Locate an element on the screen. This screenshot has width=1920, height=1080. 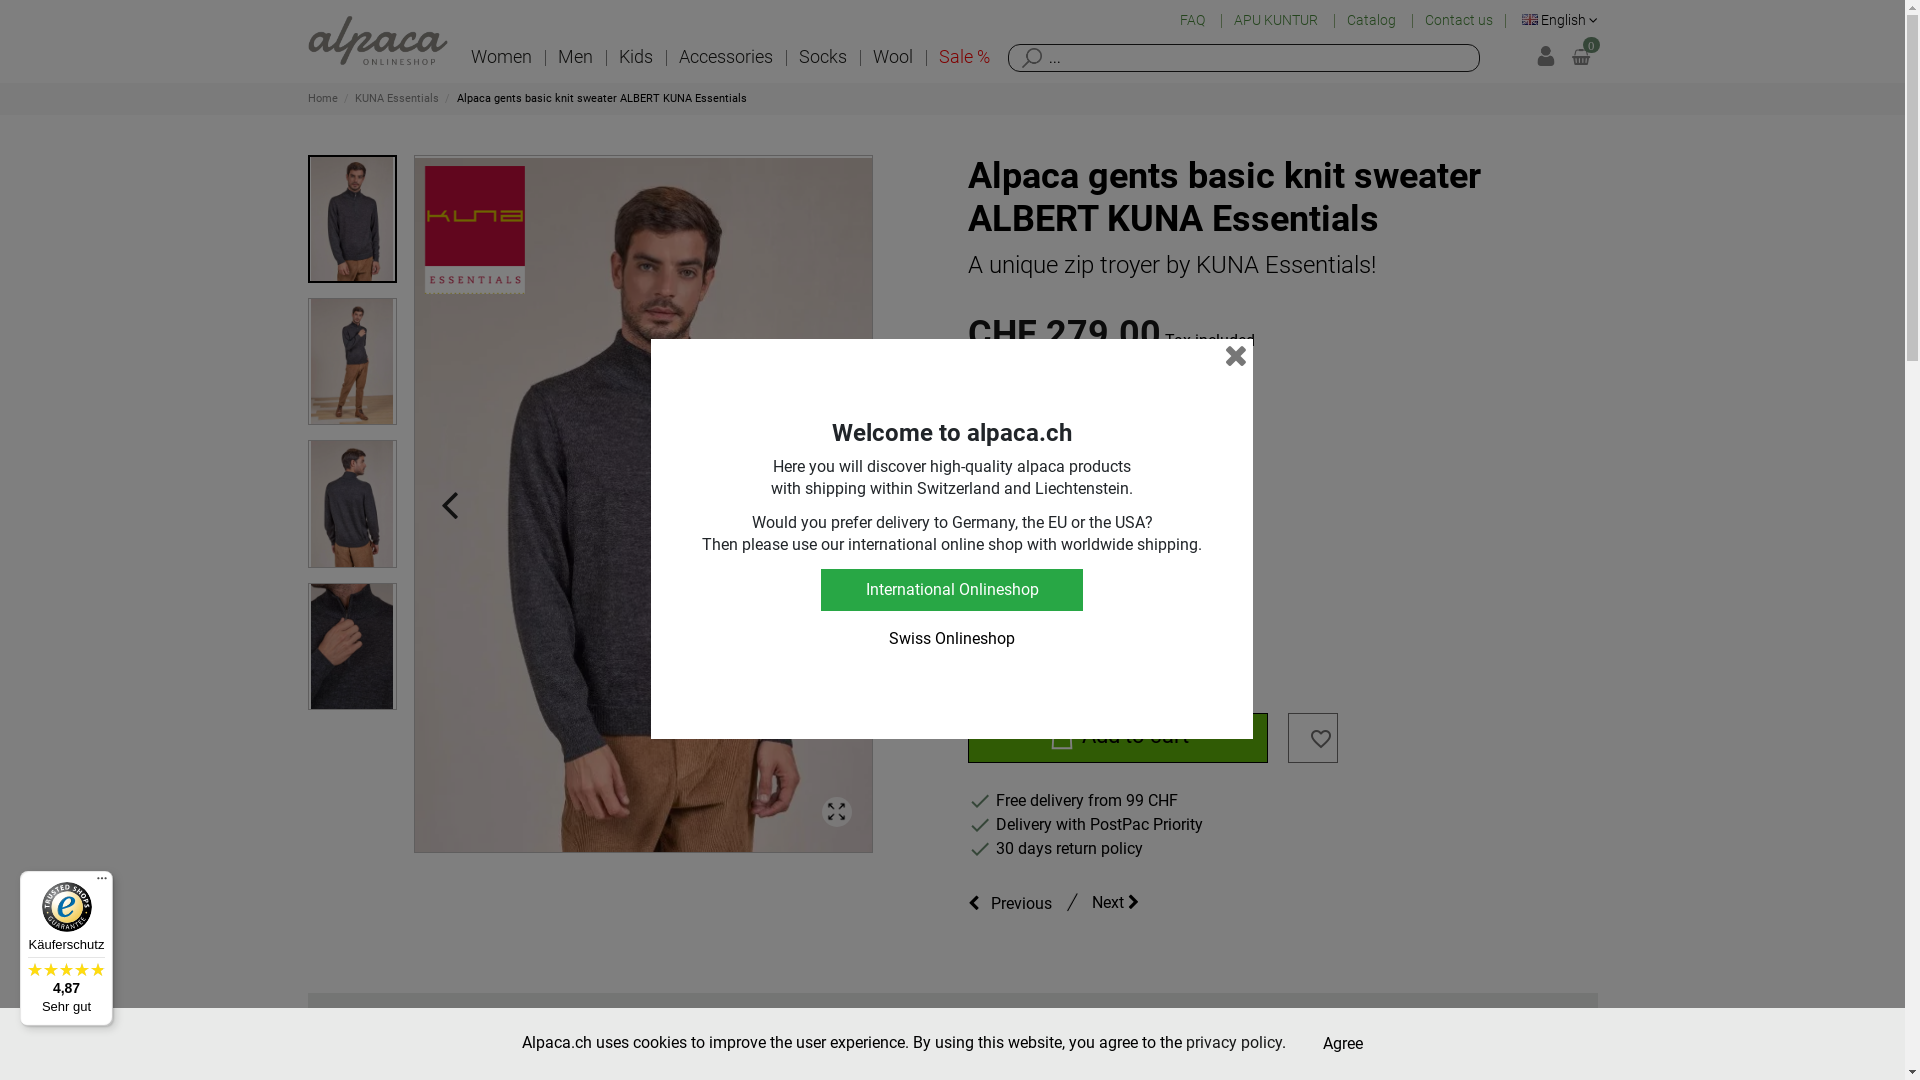
'Socks' is located at coordinates (822, 56).